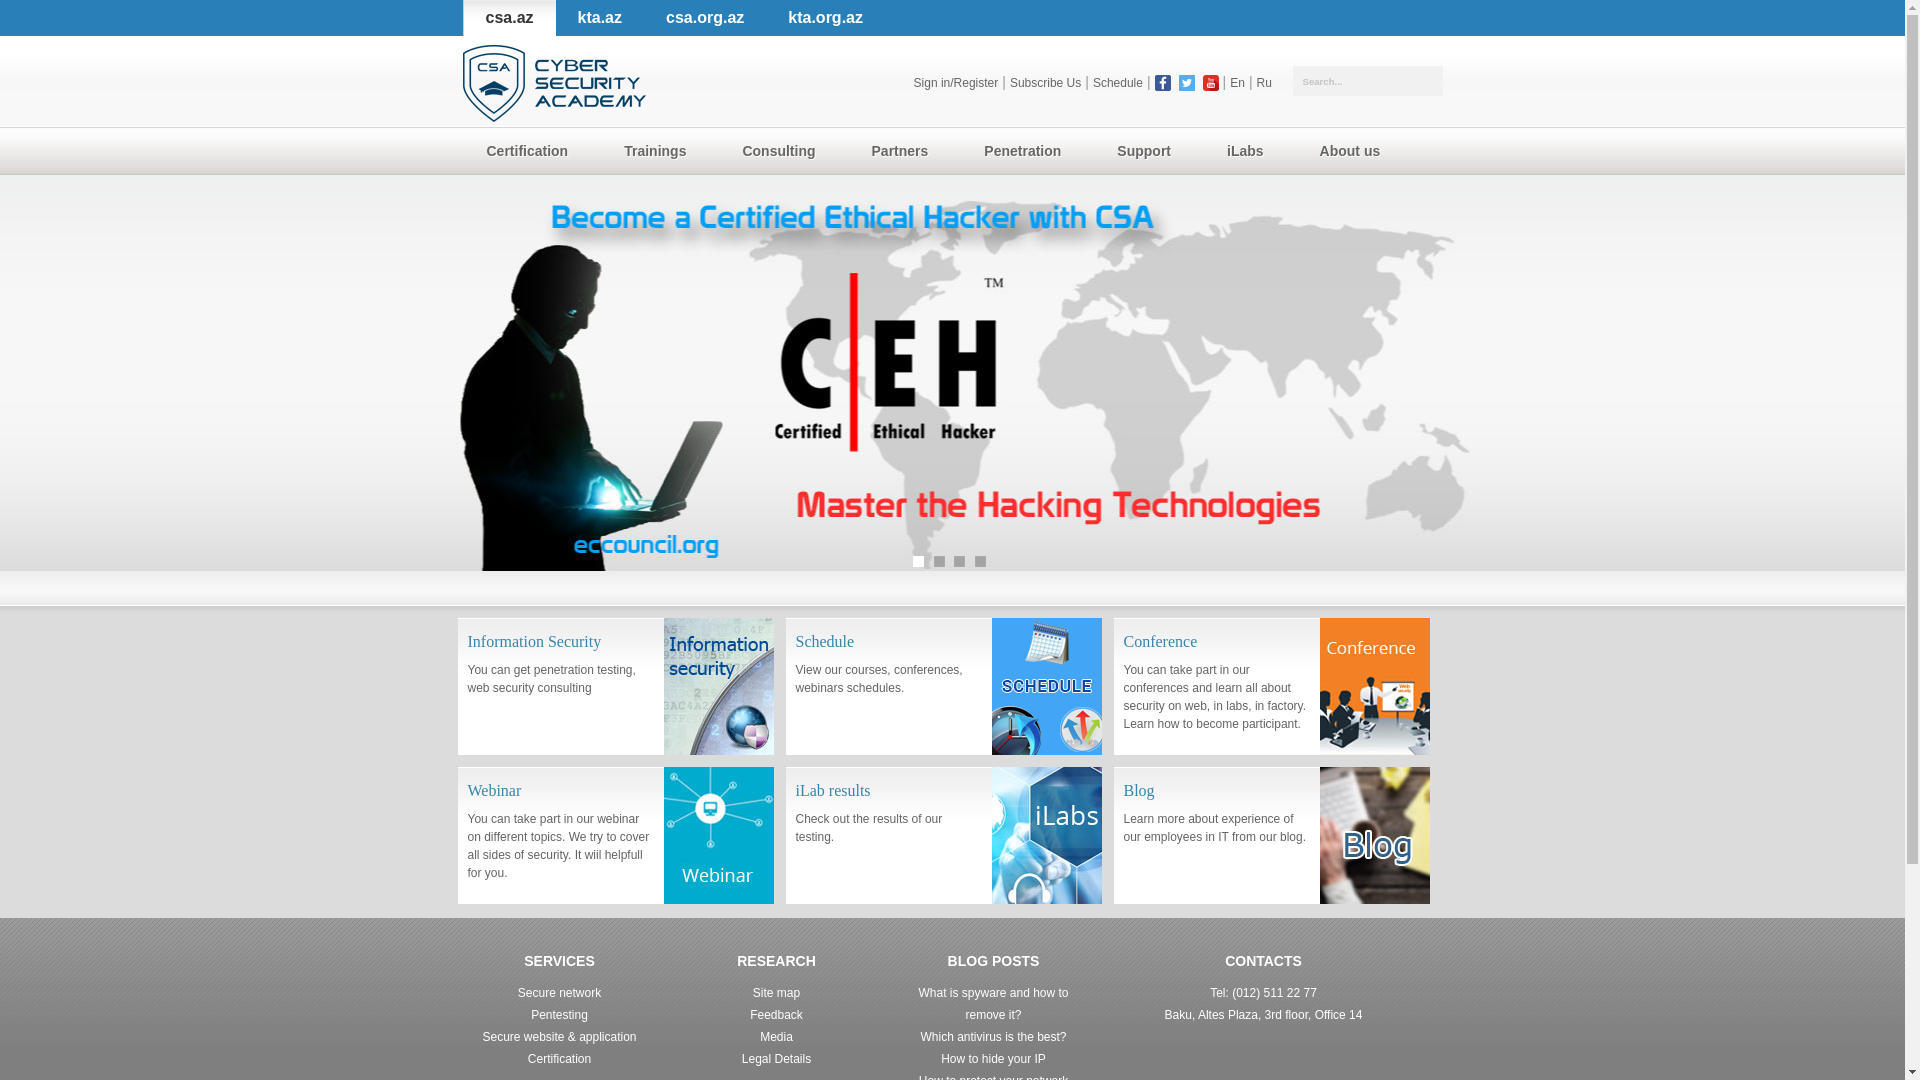  Describe the element at coordinates (993, 1036) in the screenshot. I see `'Which antivirus is the best?'` at that location.